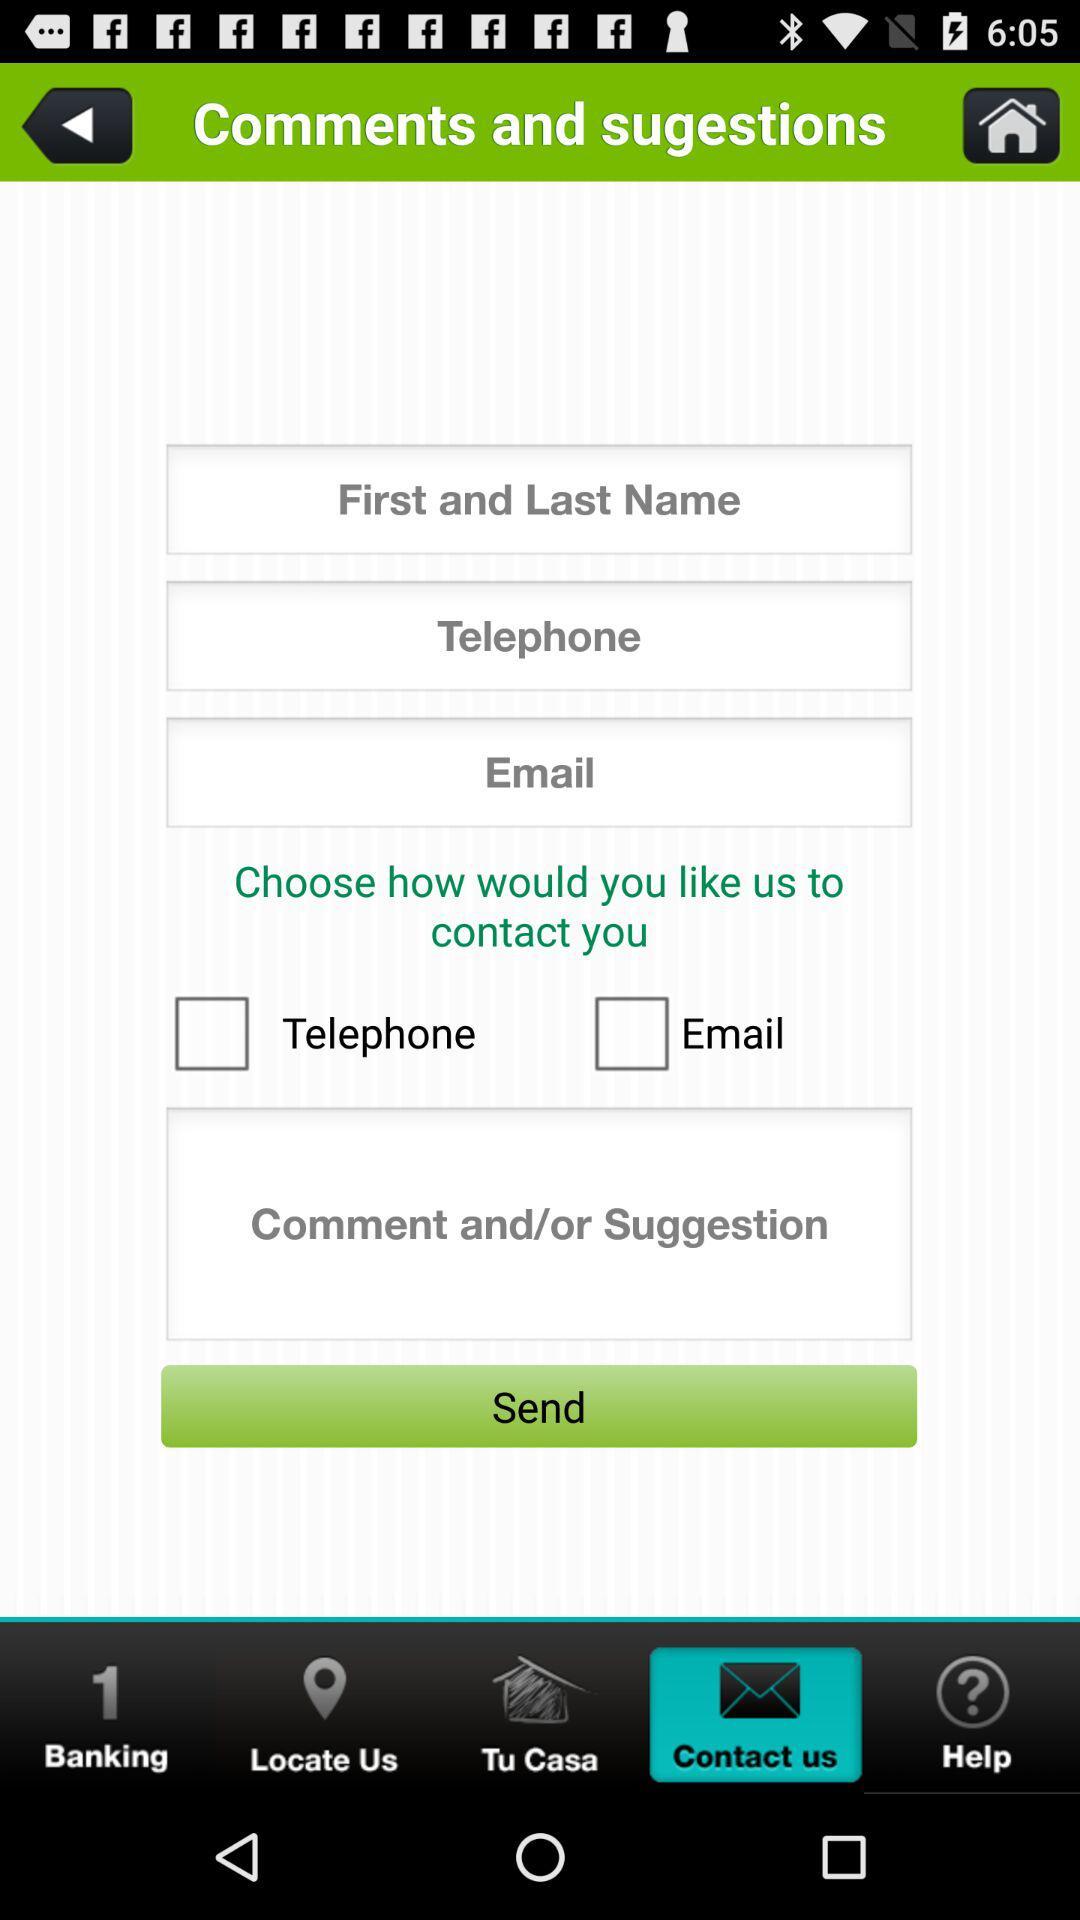 This screenshot has width=1080, height=1920. I want to click on the home icon, so click(540, 1828).